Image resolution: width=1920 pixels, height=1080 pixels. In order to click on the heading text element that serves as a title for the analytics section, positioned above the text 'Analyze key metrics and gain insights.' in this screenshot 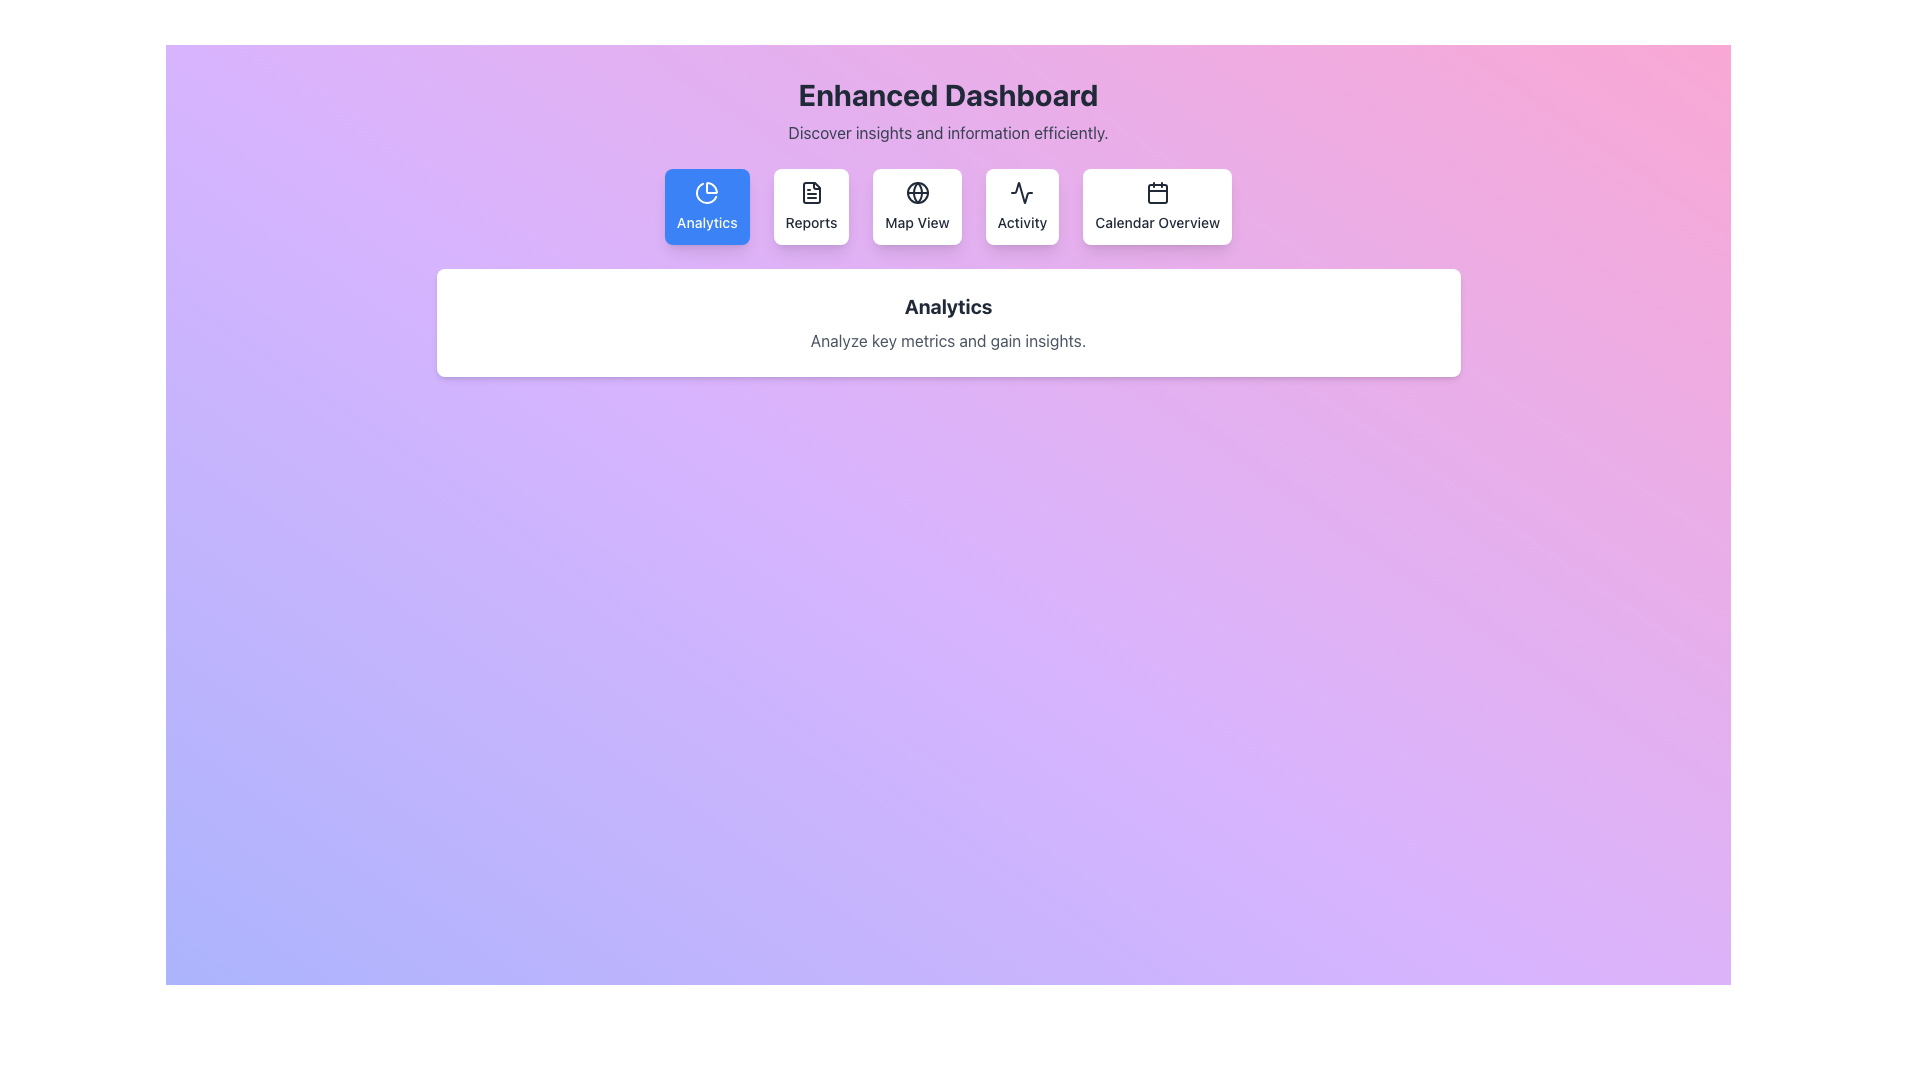, I will do `click(947, 307)`.